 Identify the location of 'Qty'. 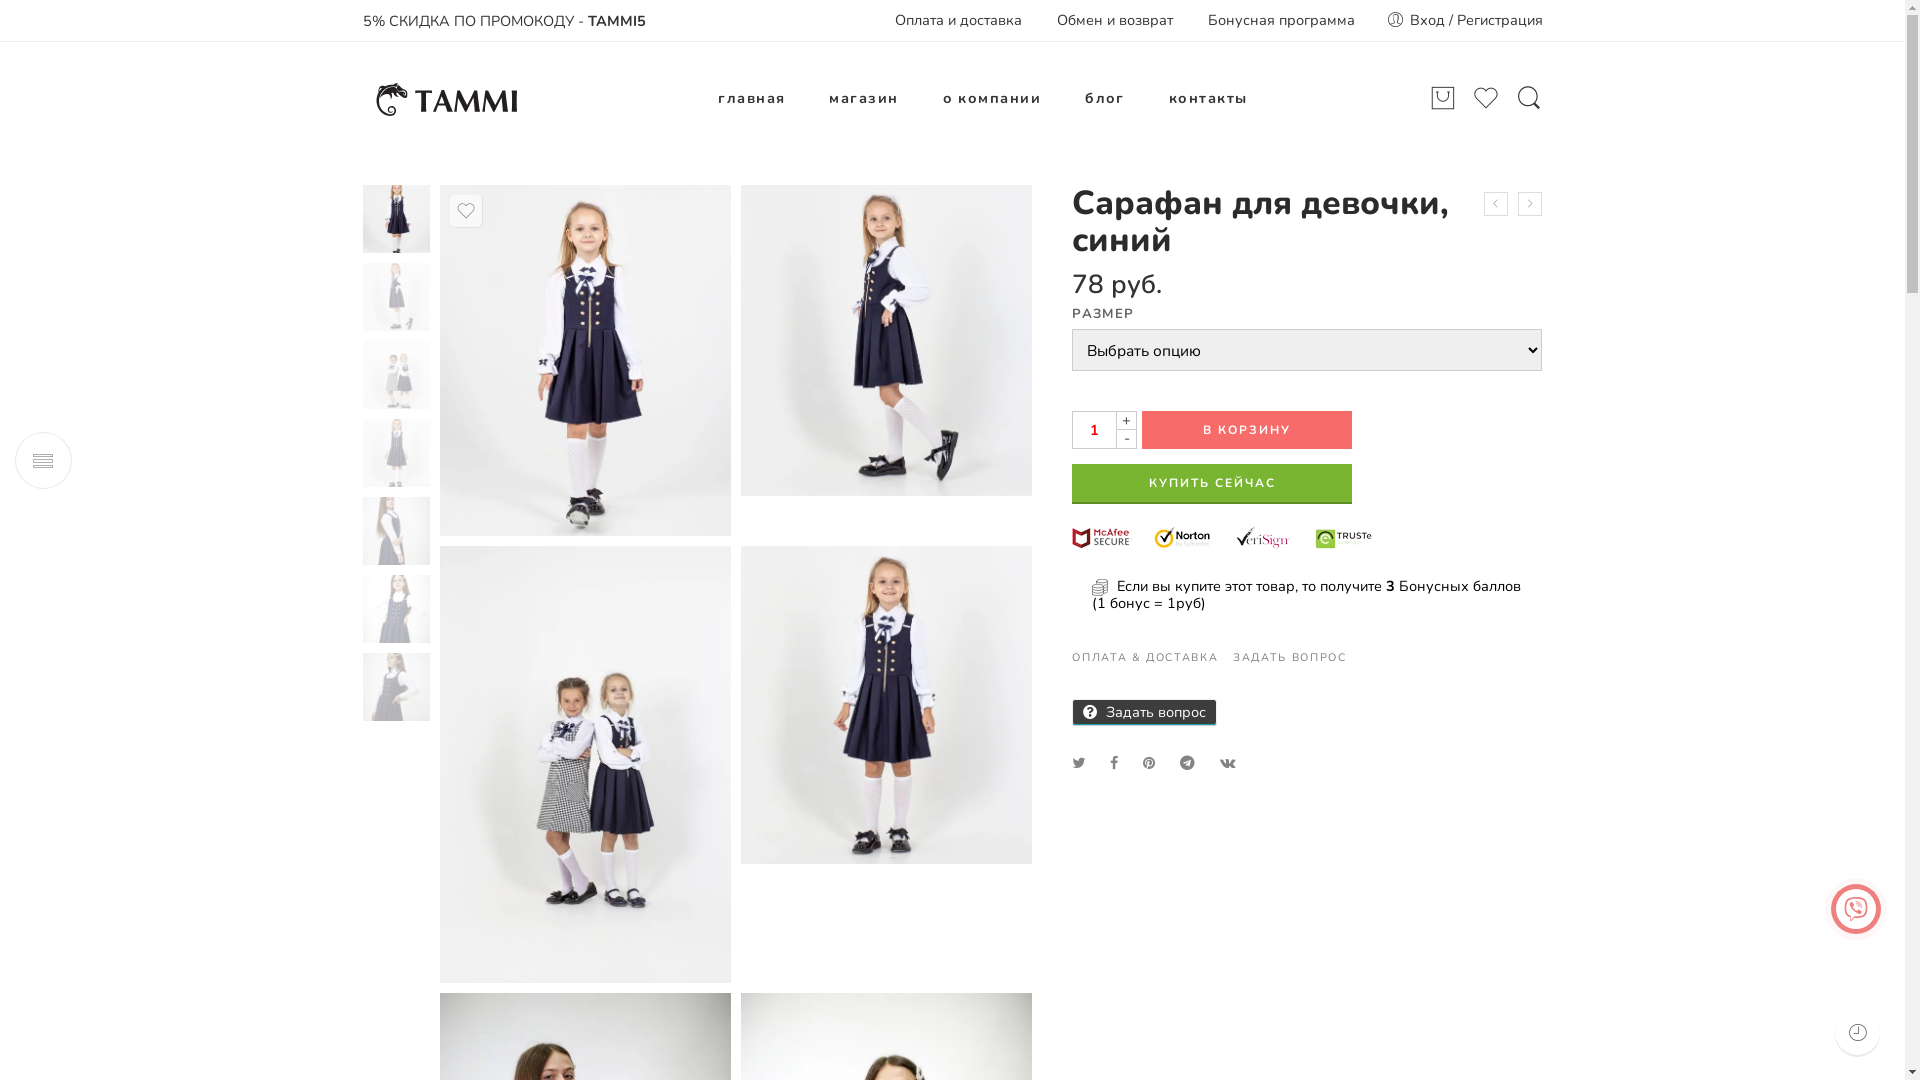
(1093, 428).